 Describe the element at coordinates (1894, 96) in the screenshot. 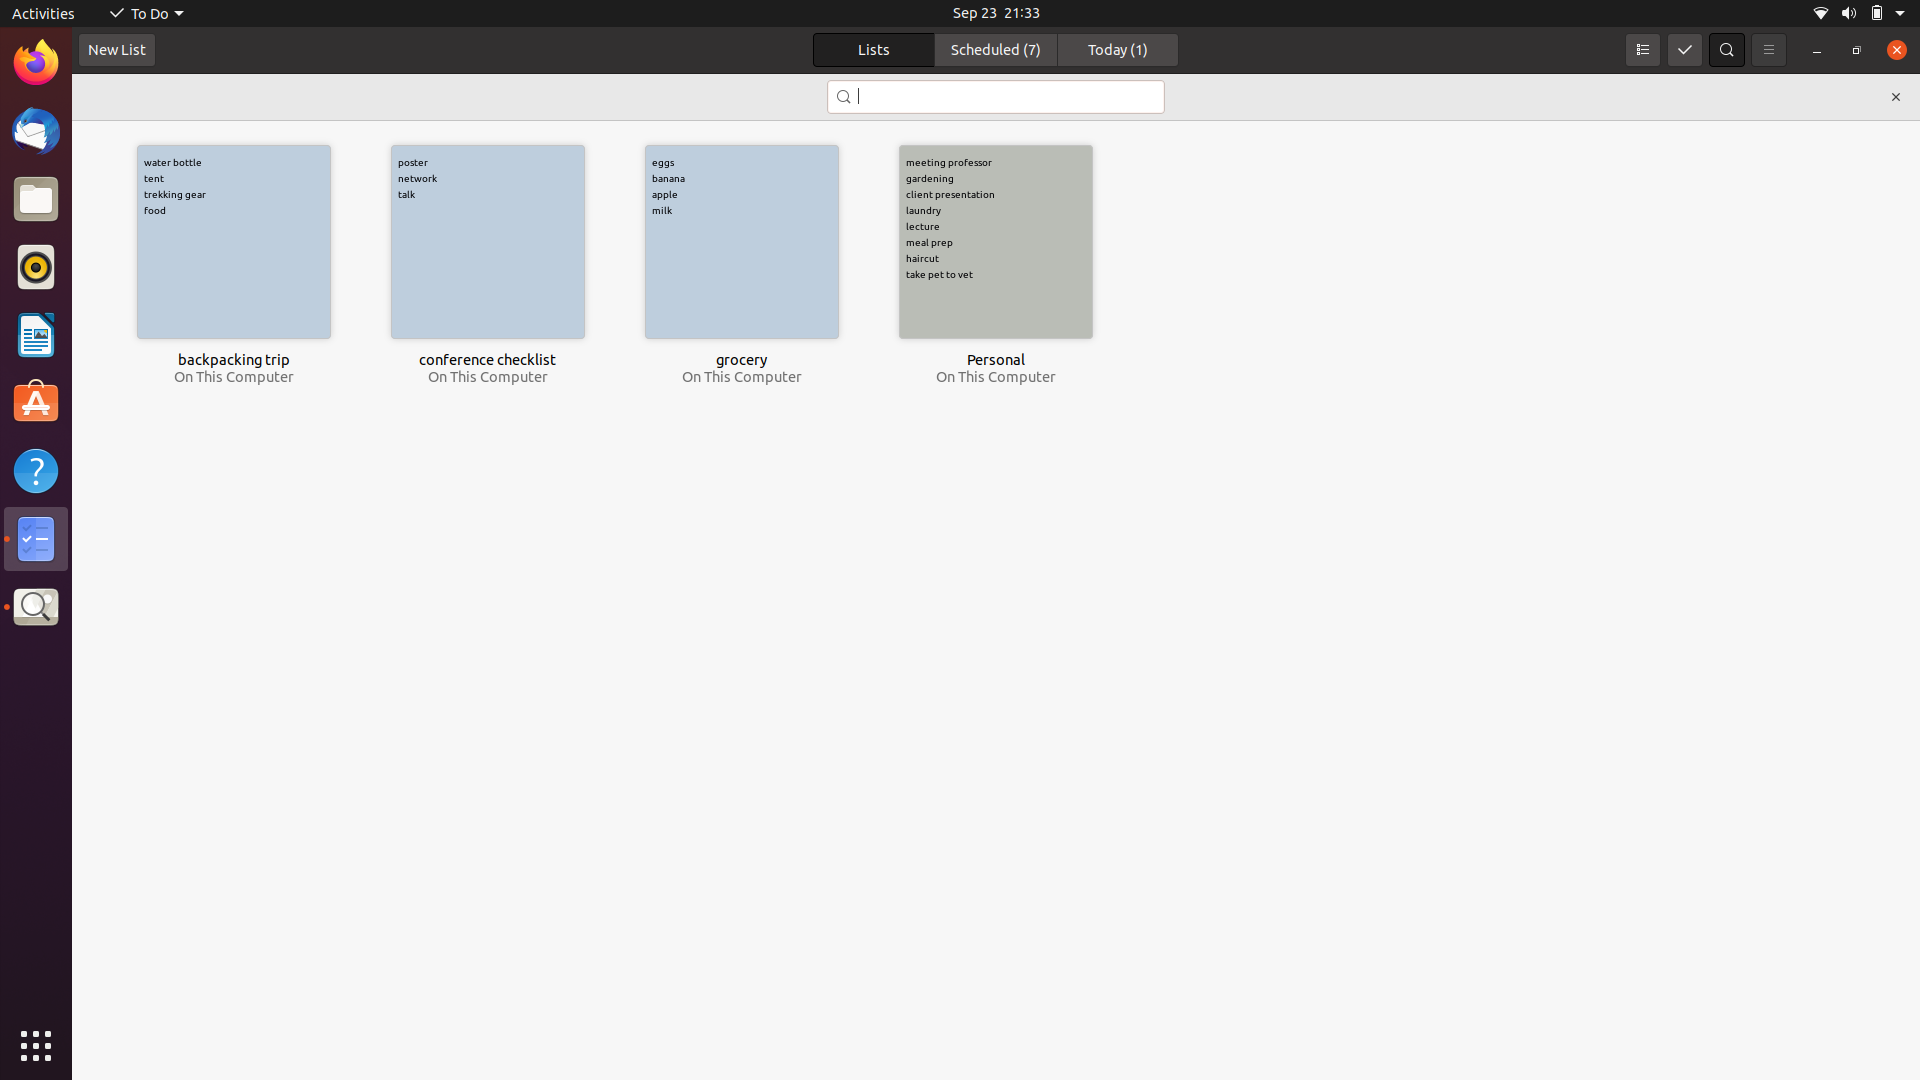

I see `Close search bar using mouse` at that location.